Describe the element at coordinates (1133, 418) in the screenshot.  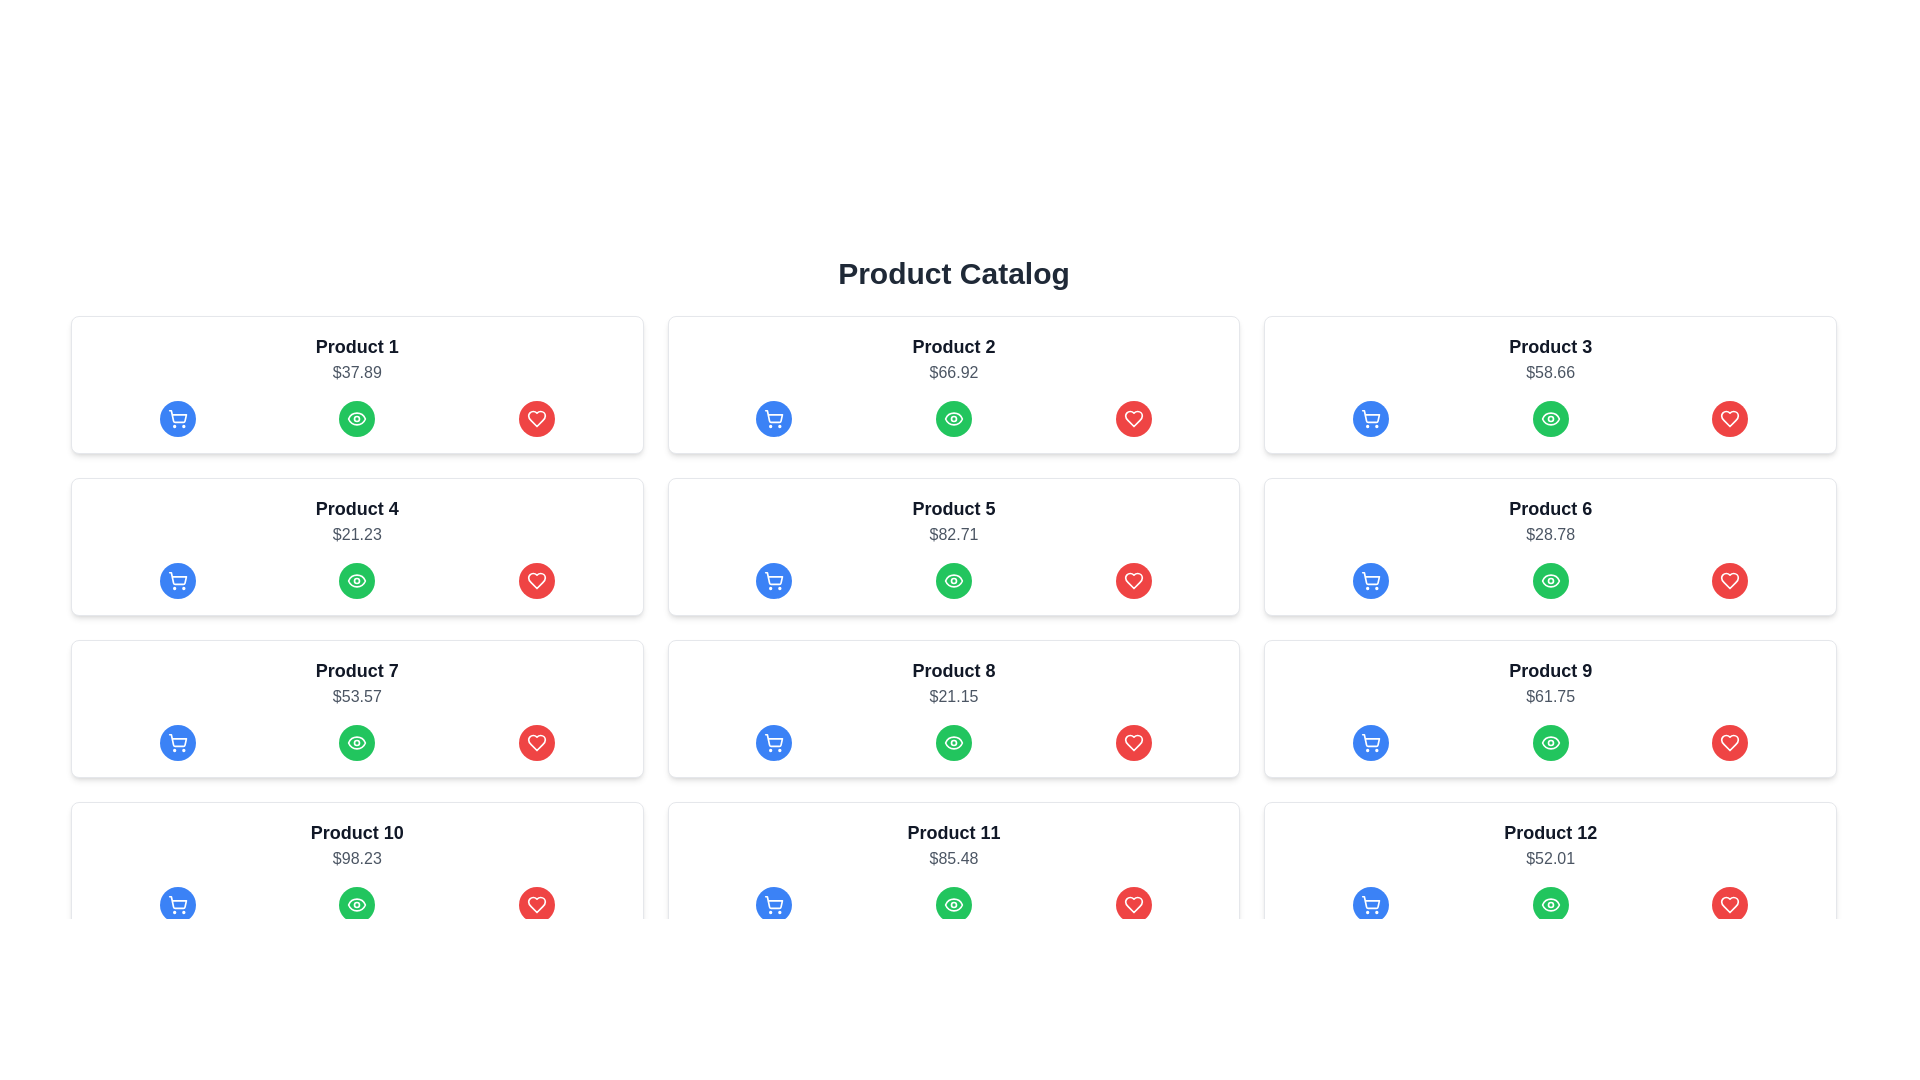
I see `the heart icon within the red circular button located in the rightmost part of the button row associated with 'Product 2' to possibly reveal tooltip information` at that location.